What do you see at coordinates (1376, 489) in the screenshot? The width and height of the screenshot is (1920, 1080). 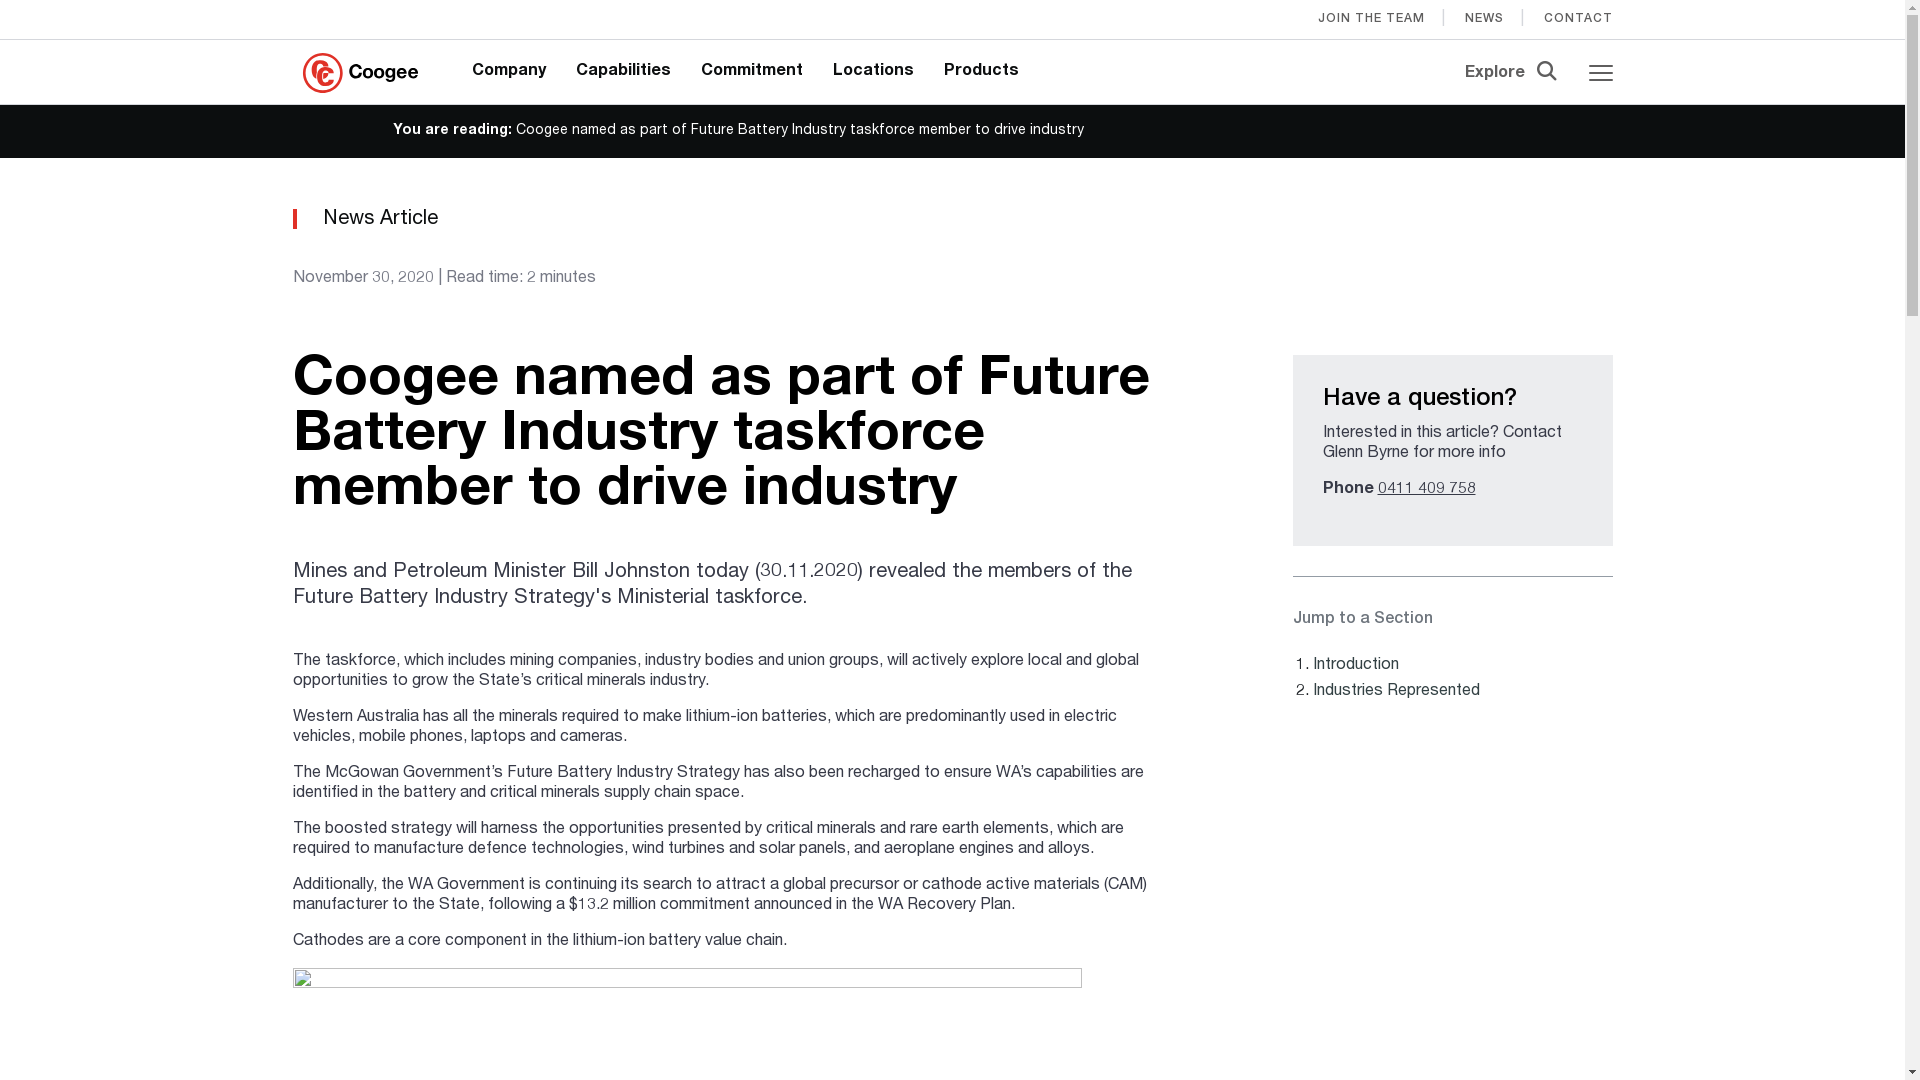 I see `'0411 409 758'` at bounding box center [1376, 489].